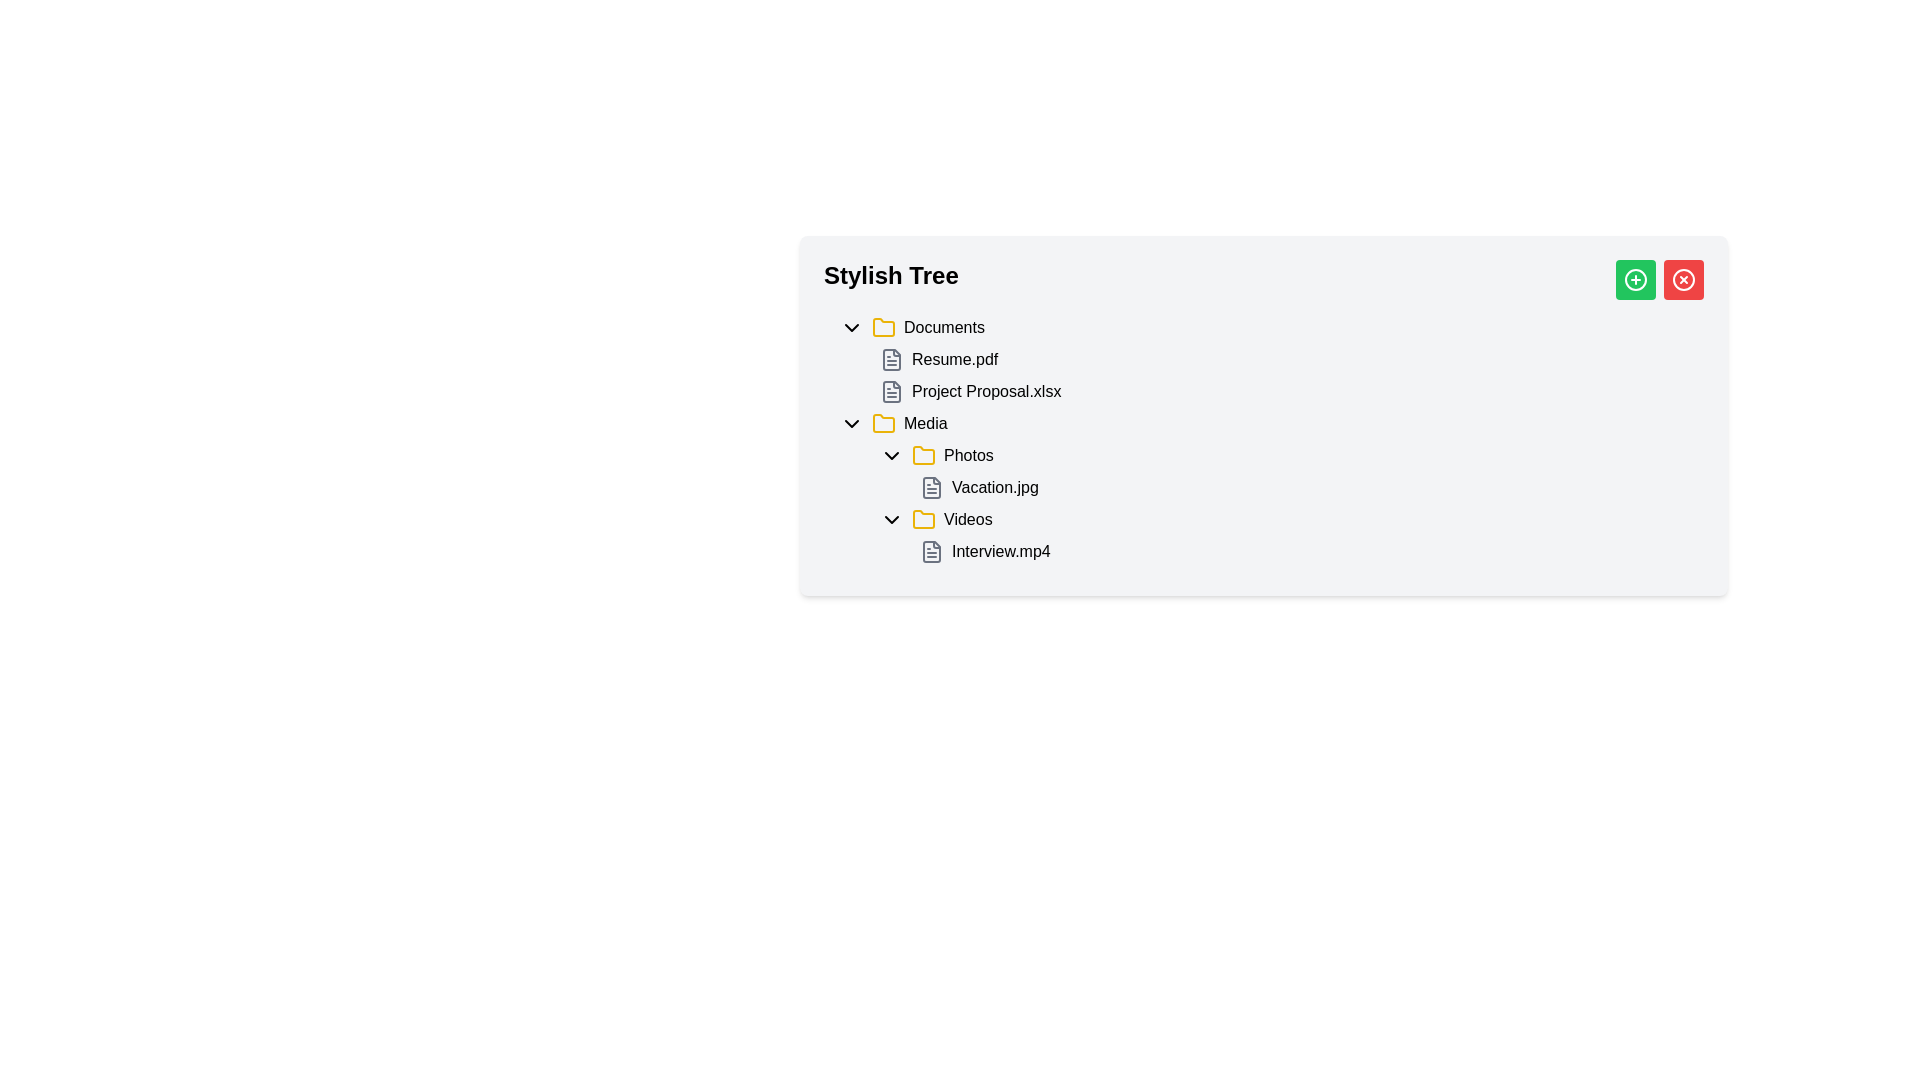  Describe the element at coordinates (882, 423) in the screenshot. I see `the 'Media' folder icon to interact with the category` at that location.